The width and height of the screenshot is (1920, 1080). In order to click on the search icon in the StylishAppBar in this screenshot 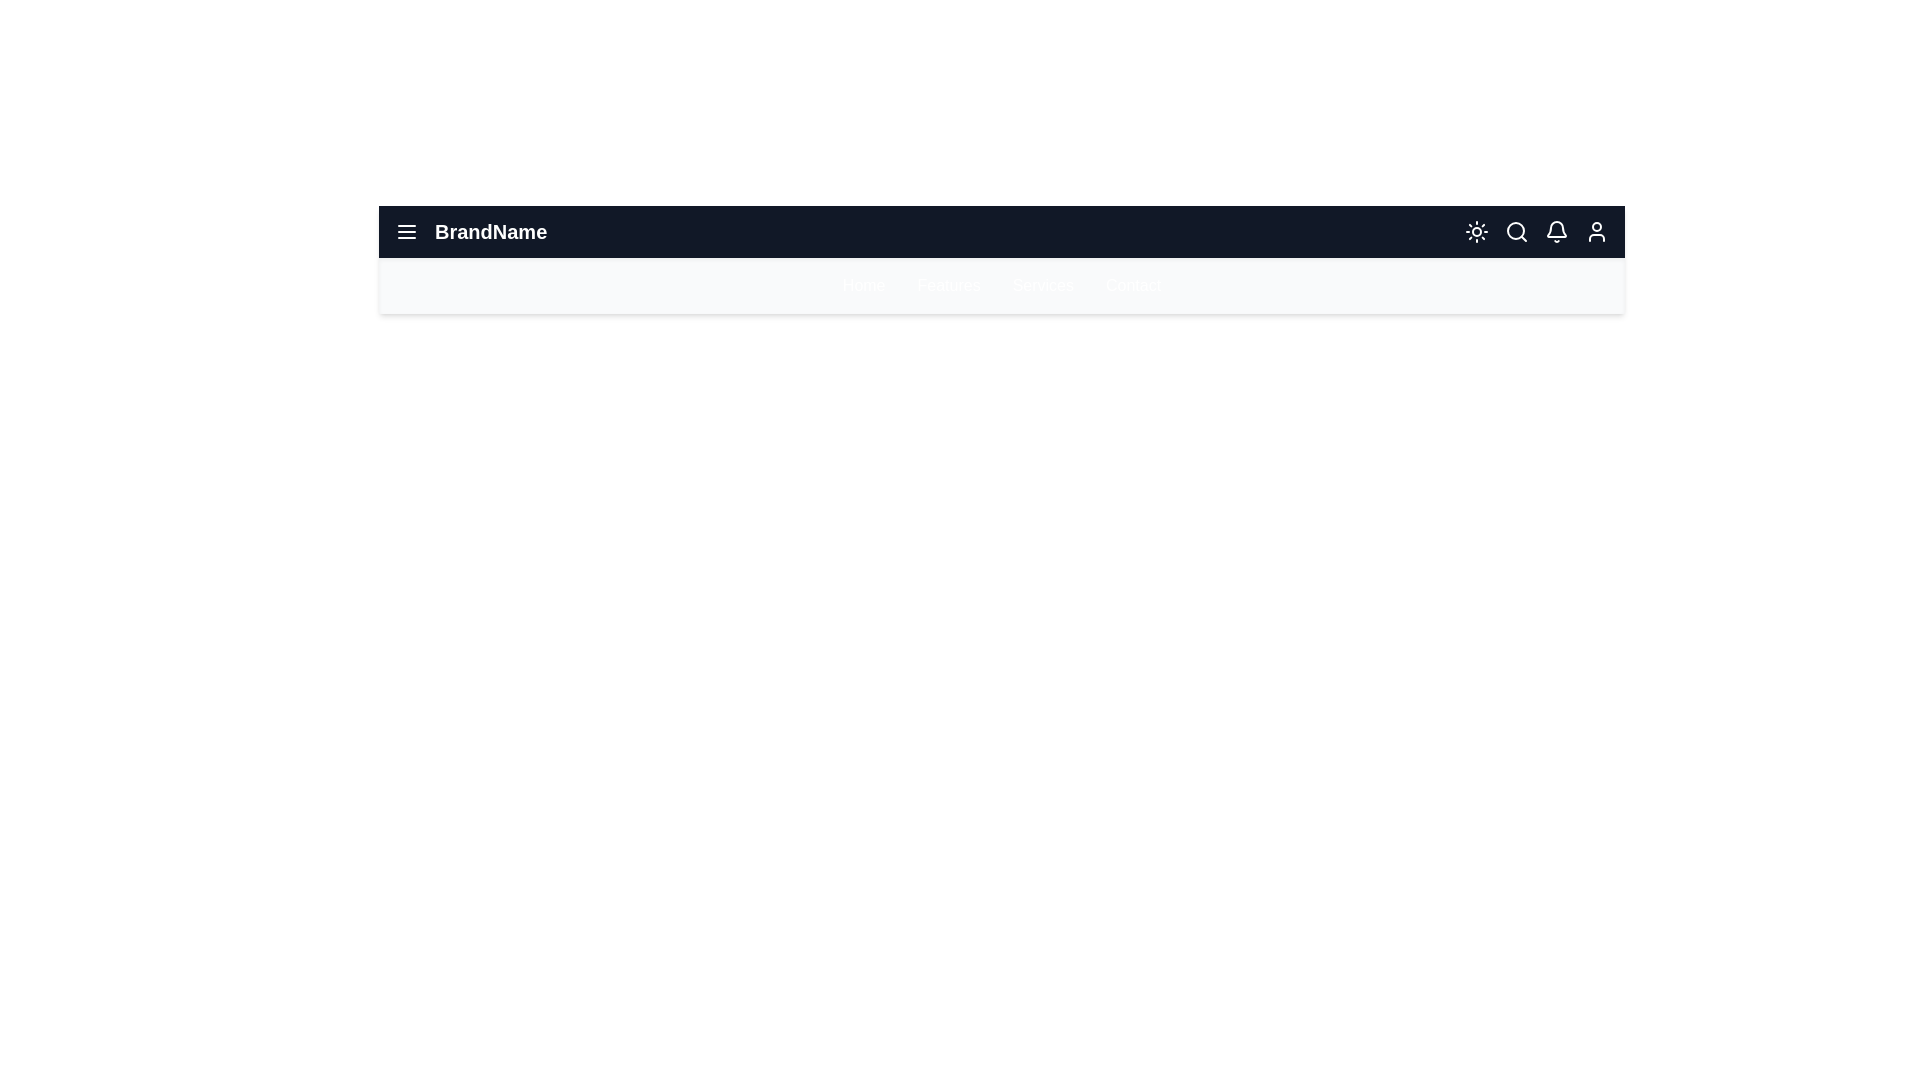, I will do `click(1516, 230)`.